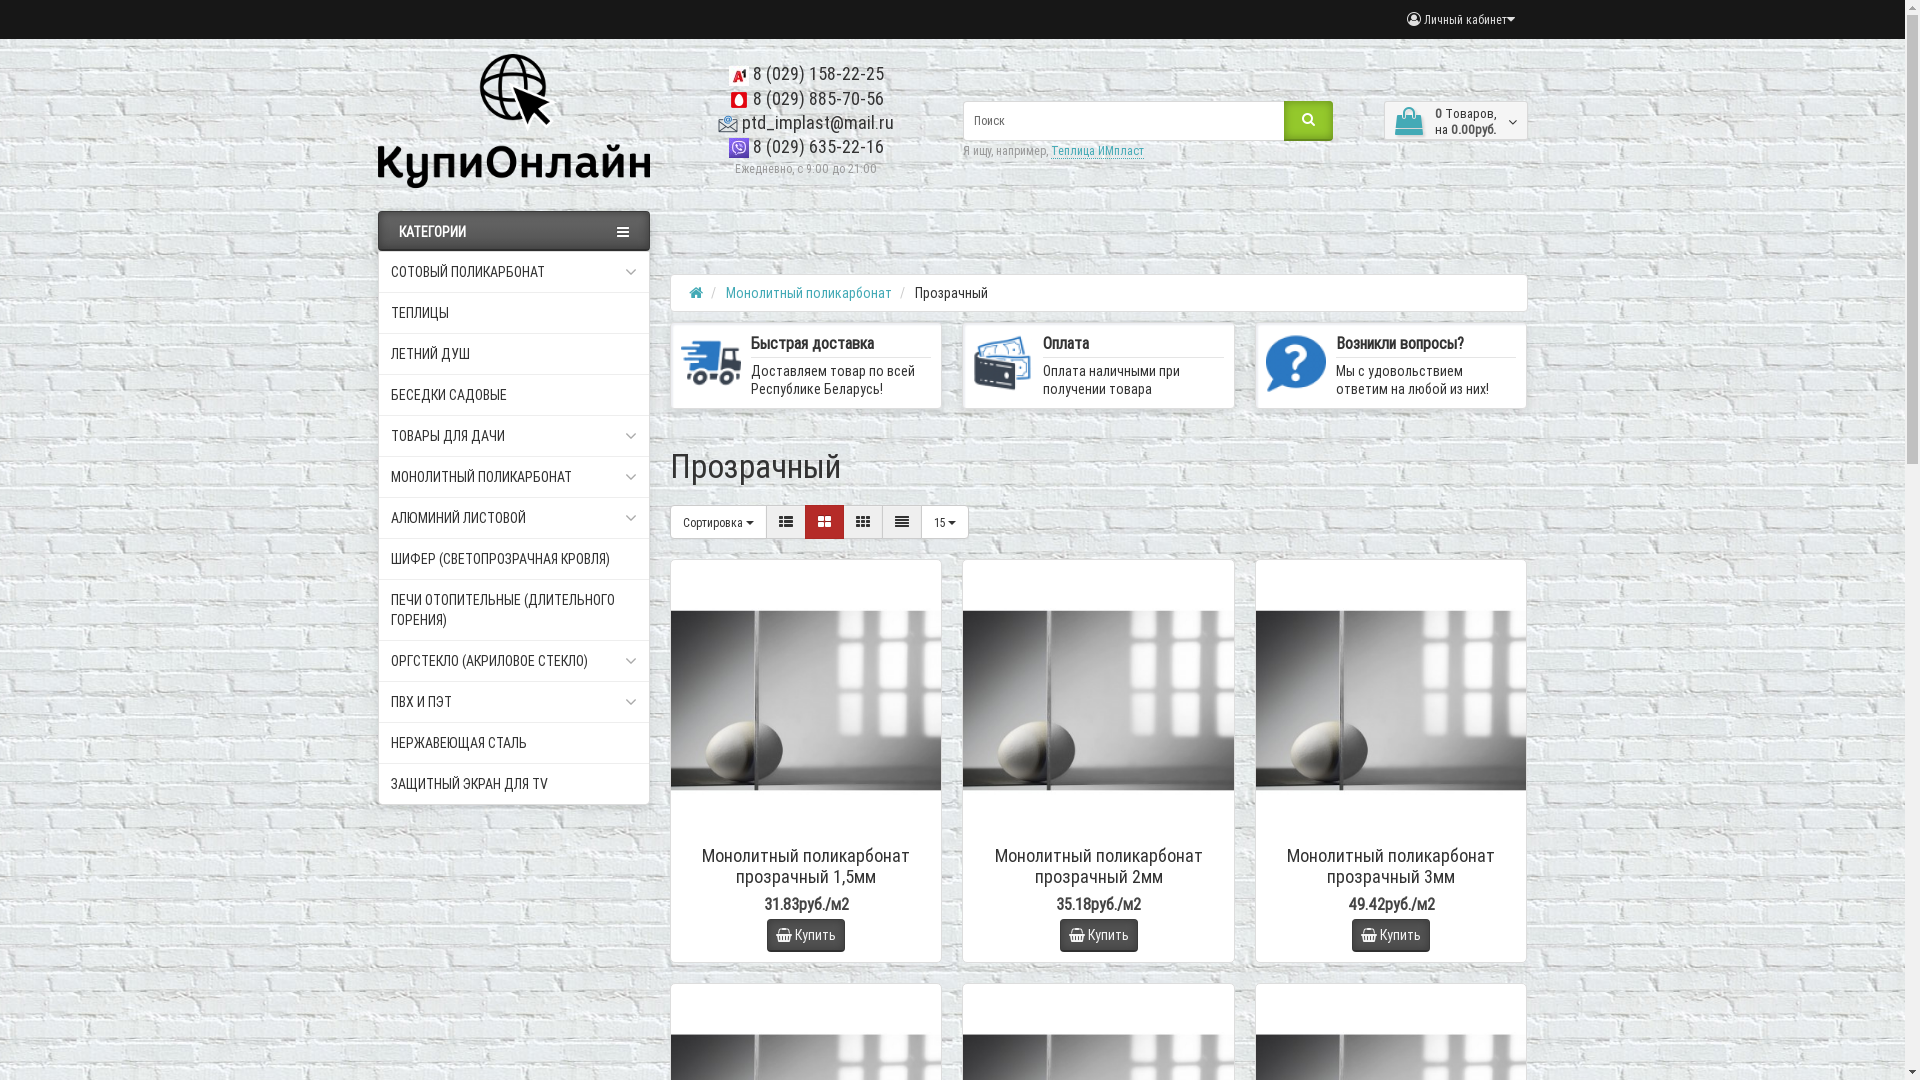  Describe the element at coordinates (728, 98) in the screenshot. I see `'8 (029) 885-70-56'` at that location.